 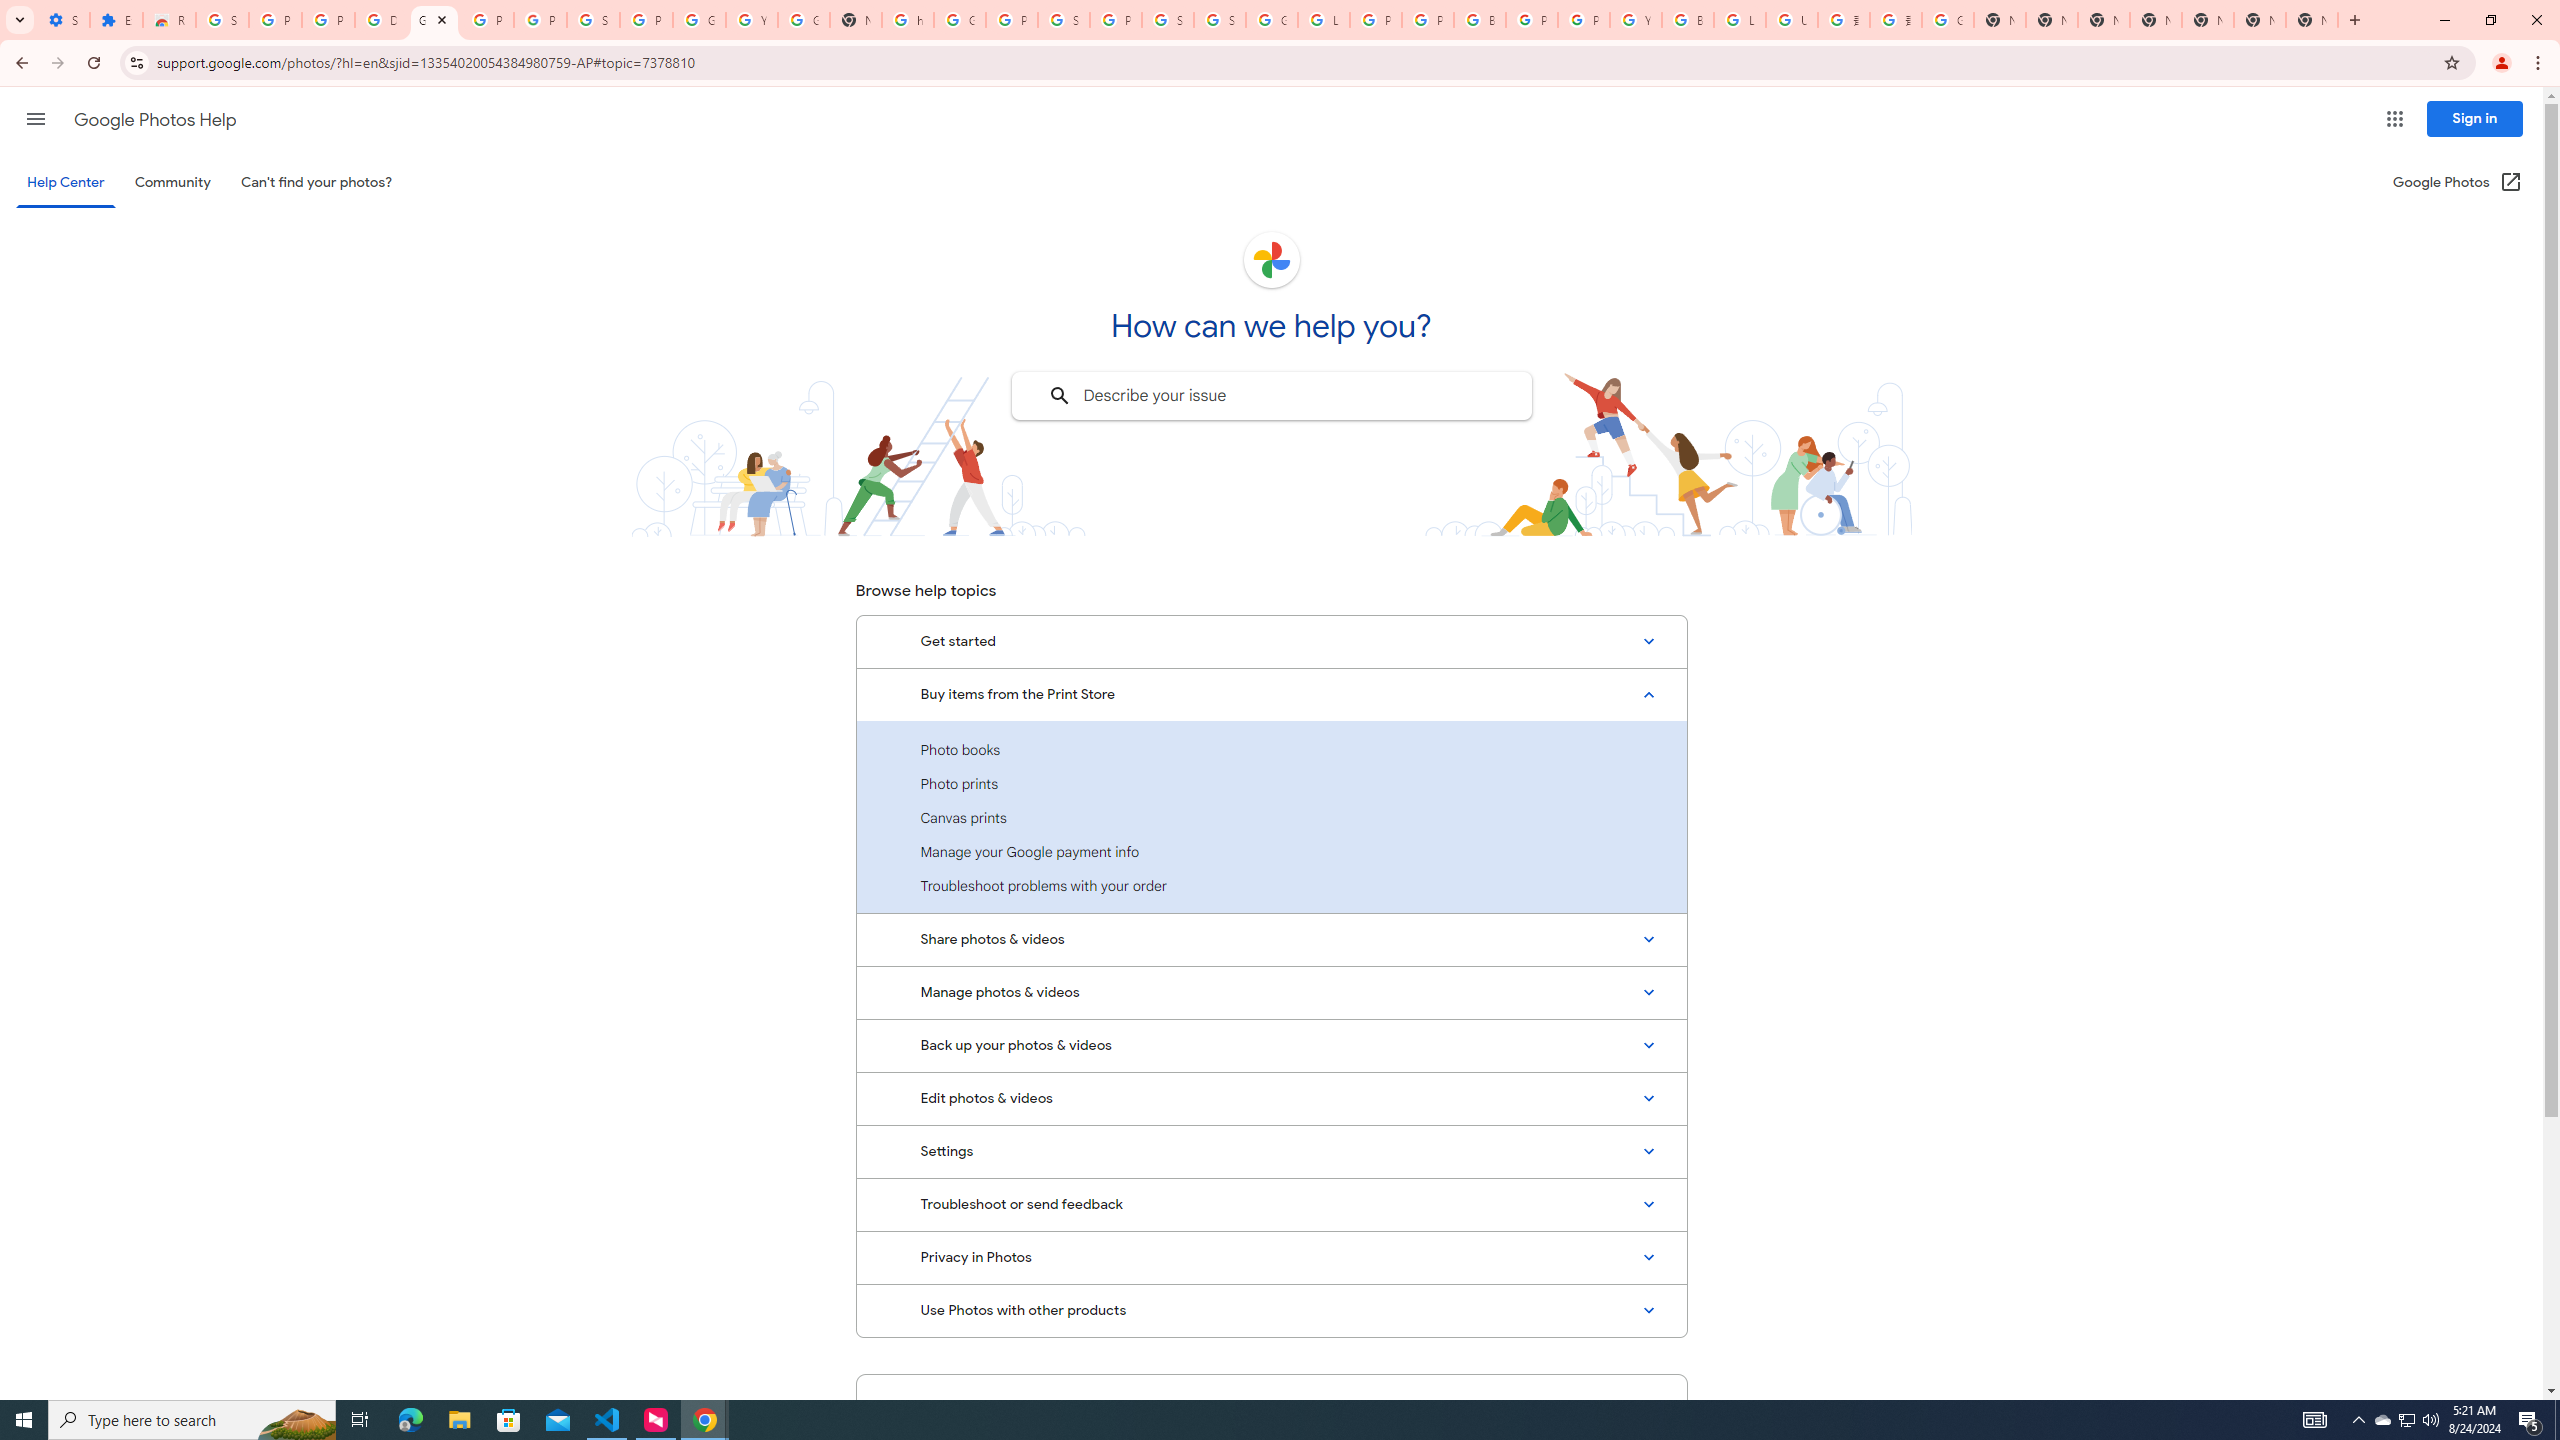 I want to click on 'Use Photos with other products', so click(x=1271, y=1309).